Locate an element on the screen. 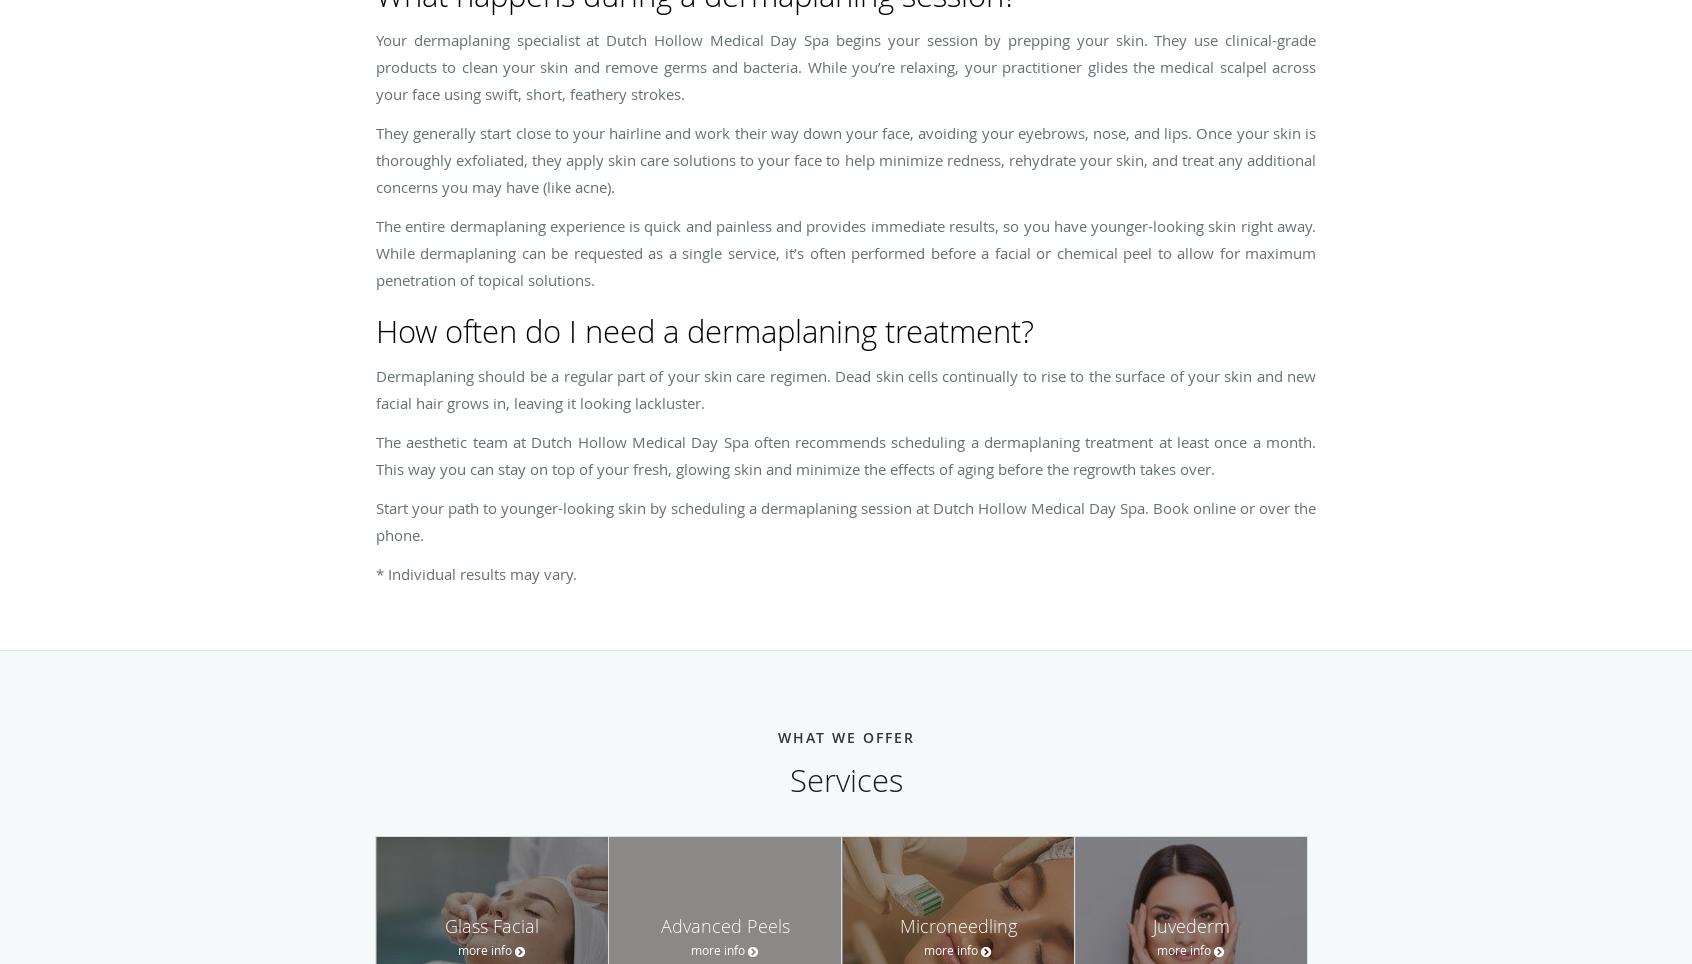 This screenshot has height=964, width=1692. 'The aesthetic team at Dutch Hollow Medical Day Spa often recommends scheduling a dermaplaning treatment at least once a month. This way you can stay on top of your fresh, glowing skin and minimize the effects of aging before the regrowth takes over.' is located at coordinates (846, 455).